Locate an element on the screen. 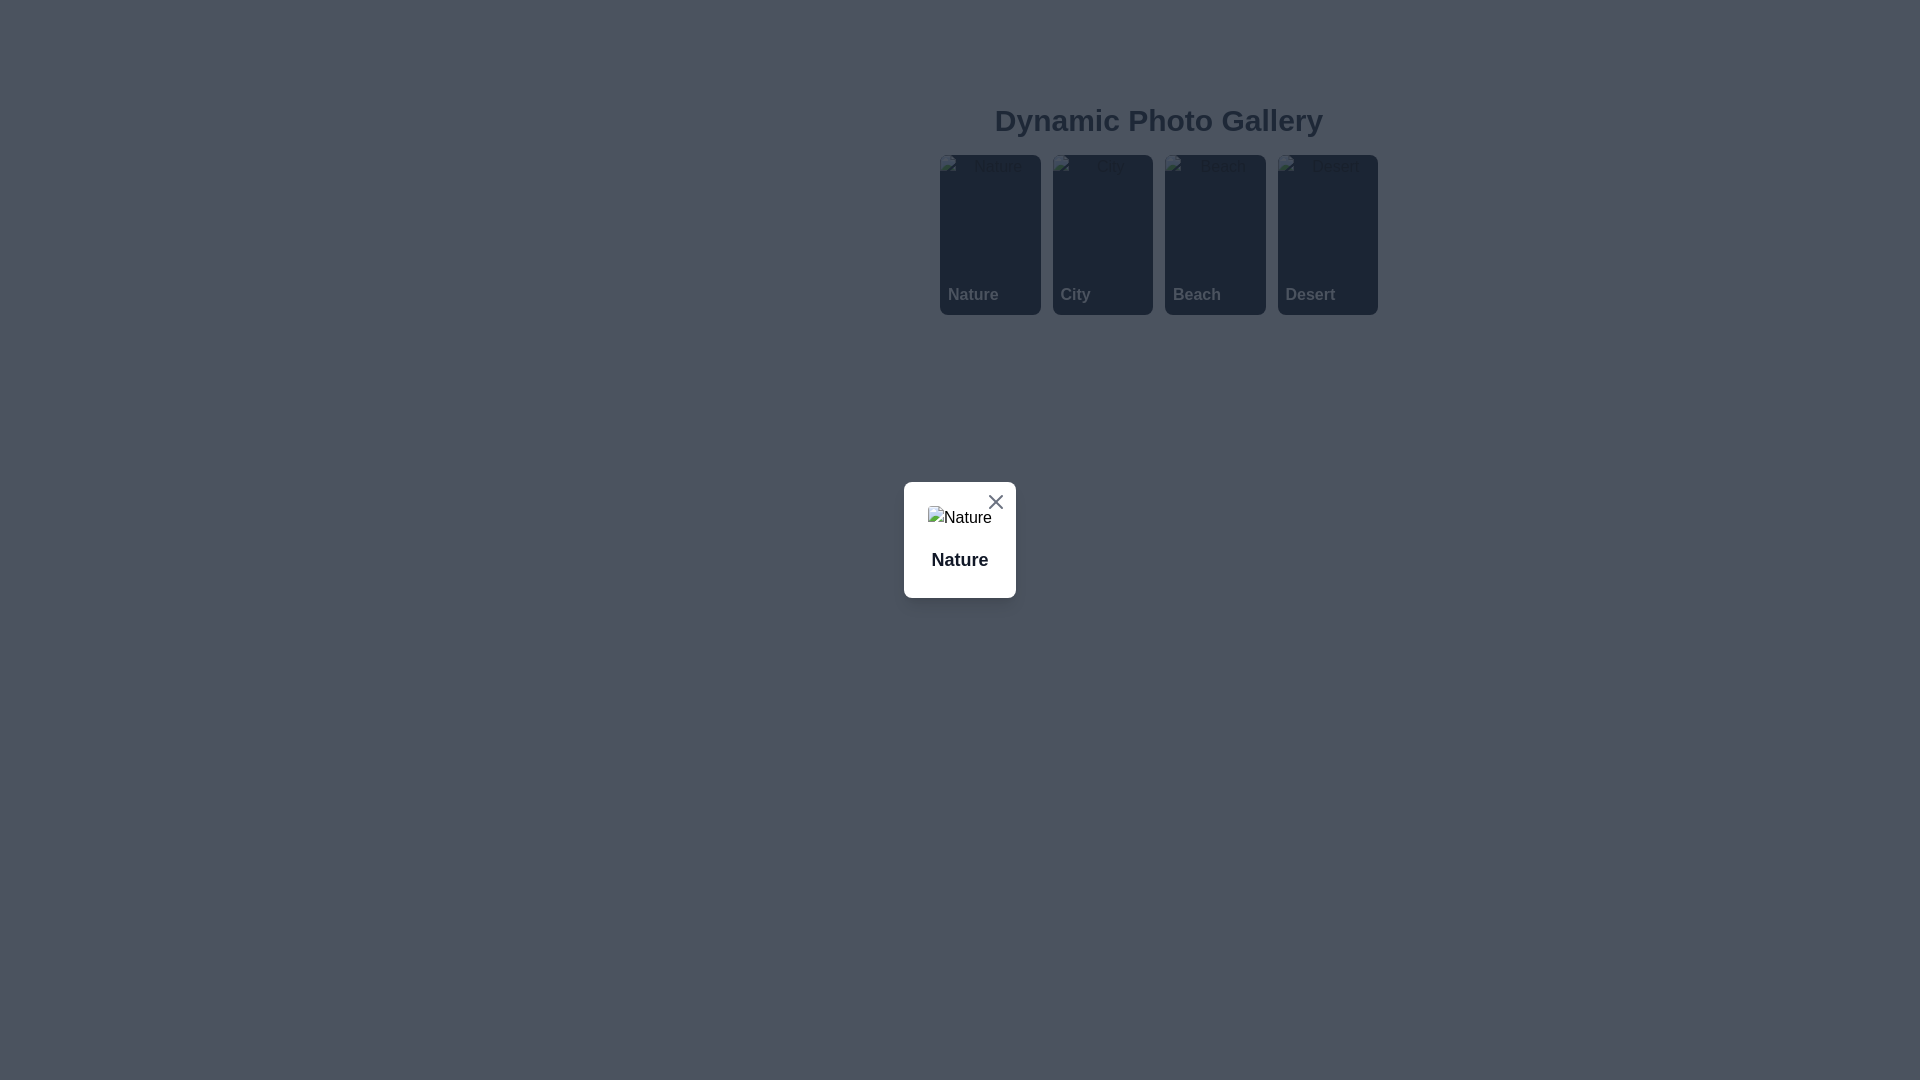 The width and height of the screenshot is (1920, 1080). the text label displaying the word 'Desert' in white bold font, located in the bottom-left corner of the fourth card in a row of four cards is located at coordinates (1310, 294).